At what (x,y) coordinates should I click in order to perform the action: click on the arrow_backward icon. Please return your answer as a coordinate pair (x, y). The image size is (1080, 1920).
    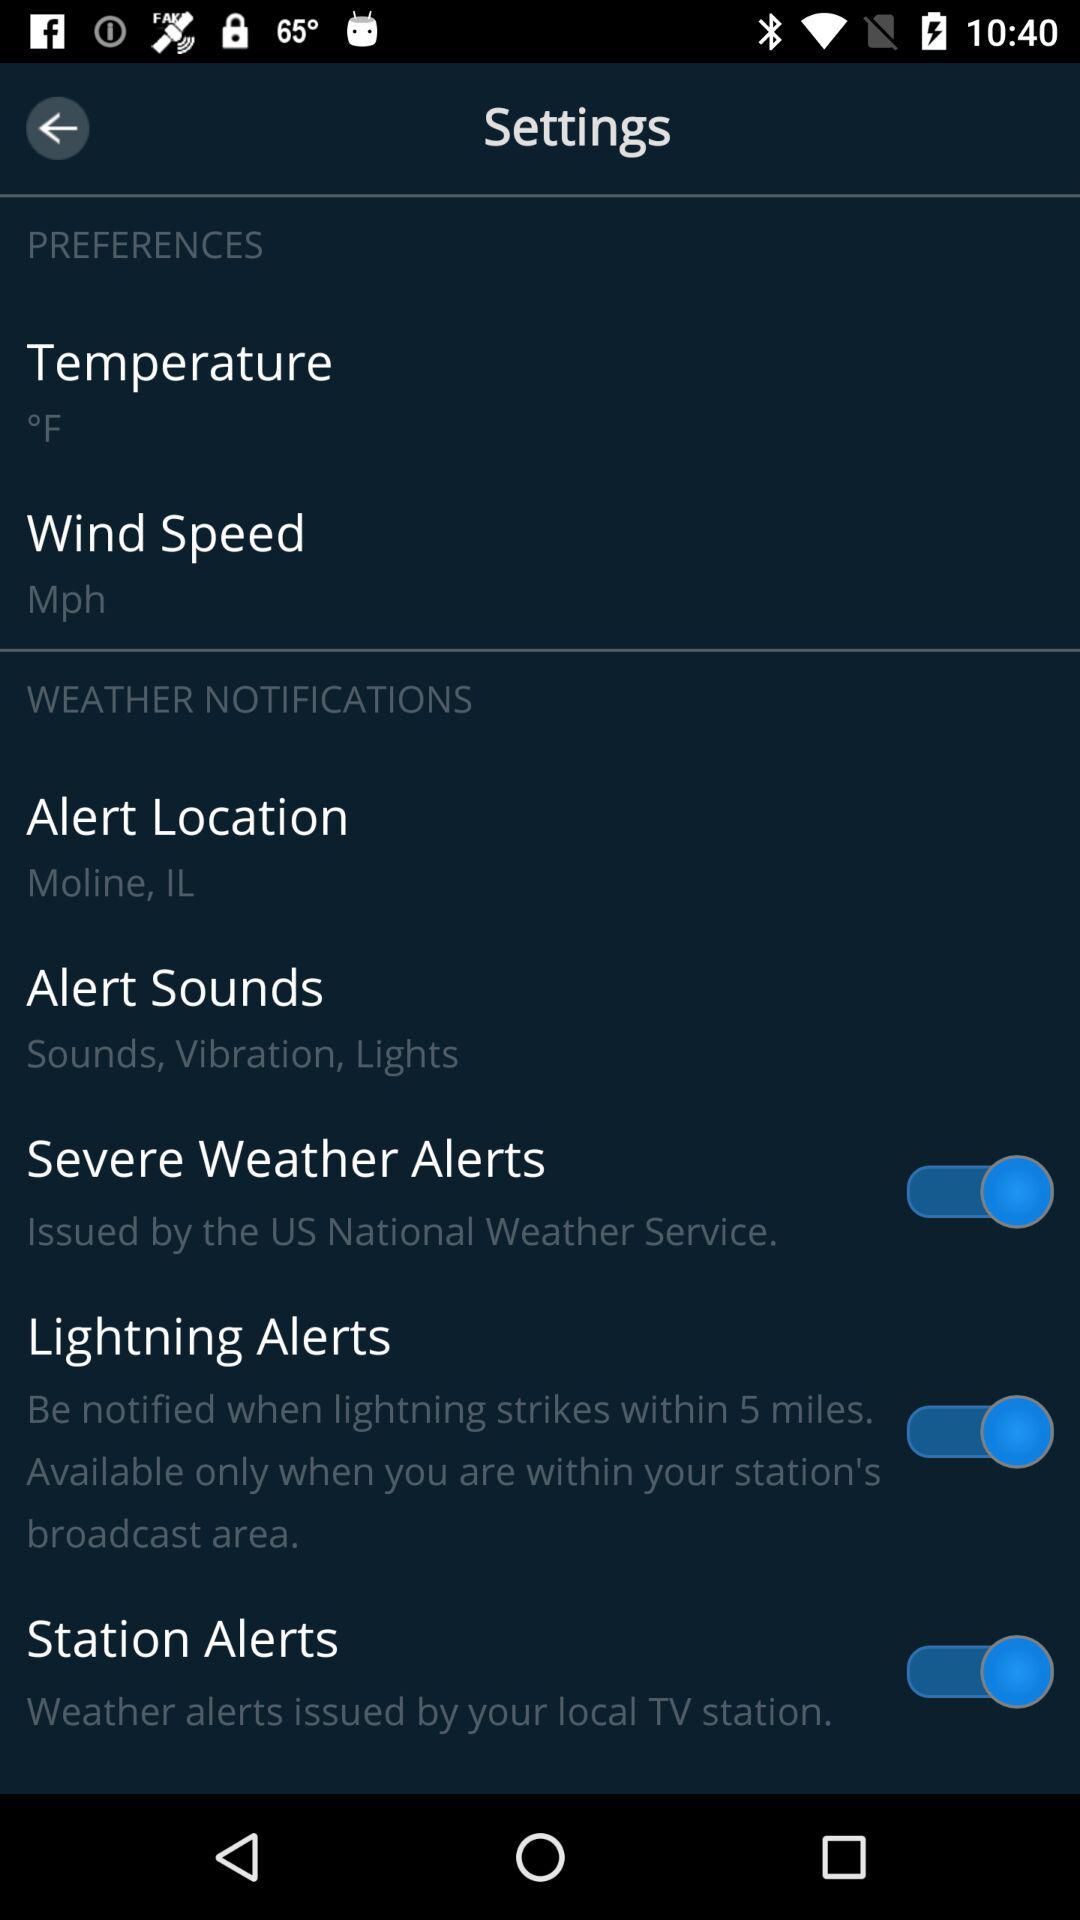
    Looking at the image, I should click on (56, 127).